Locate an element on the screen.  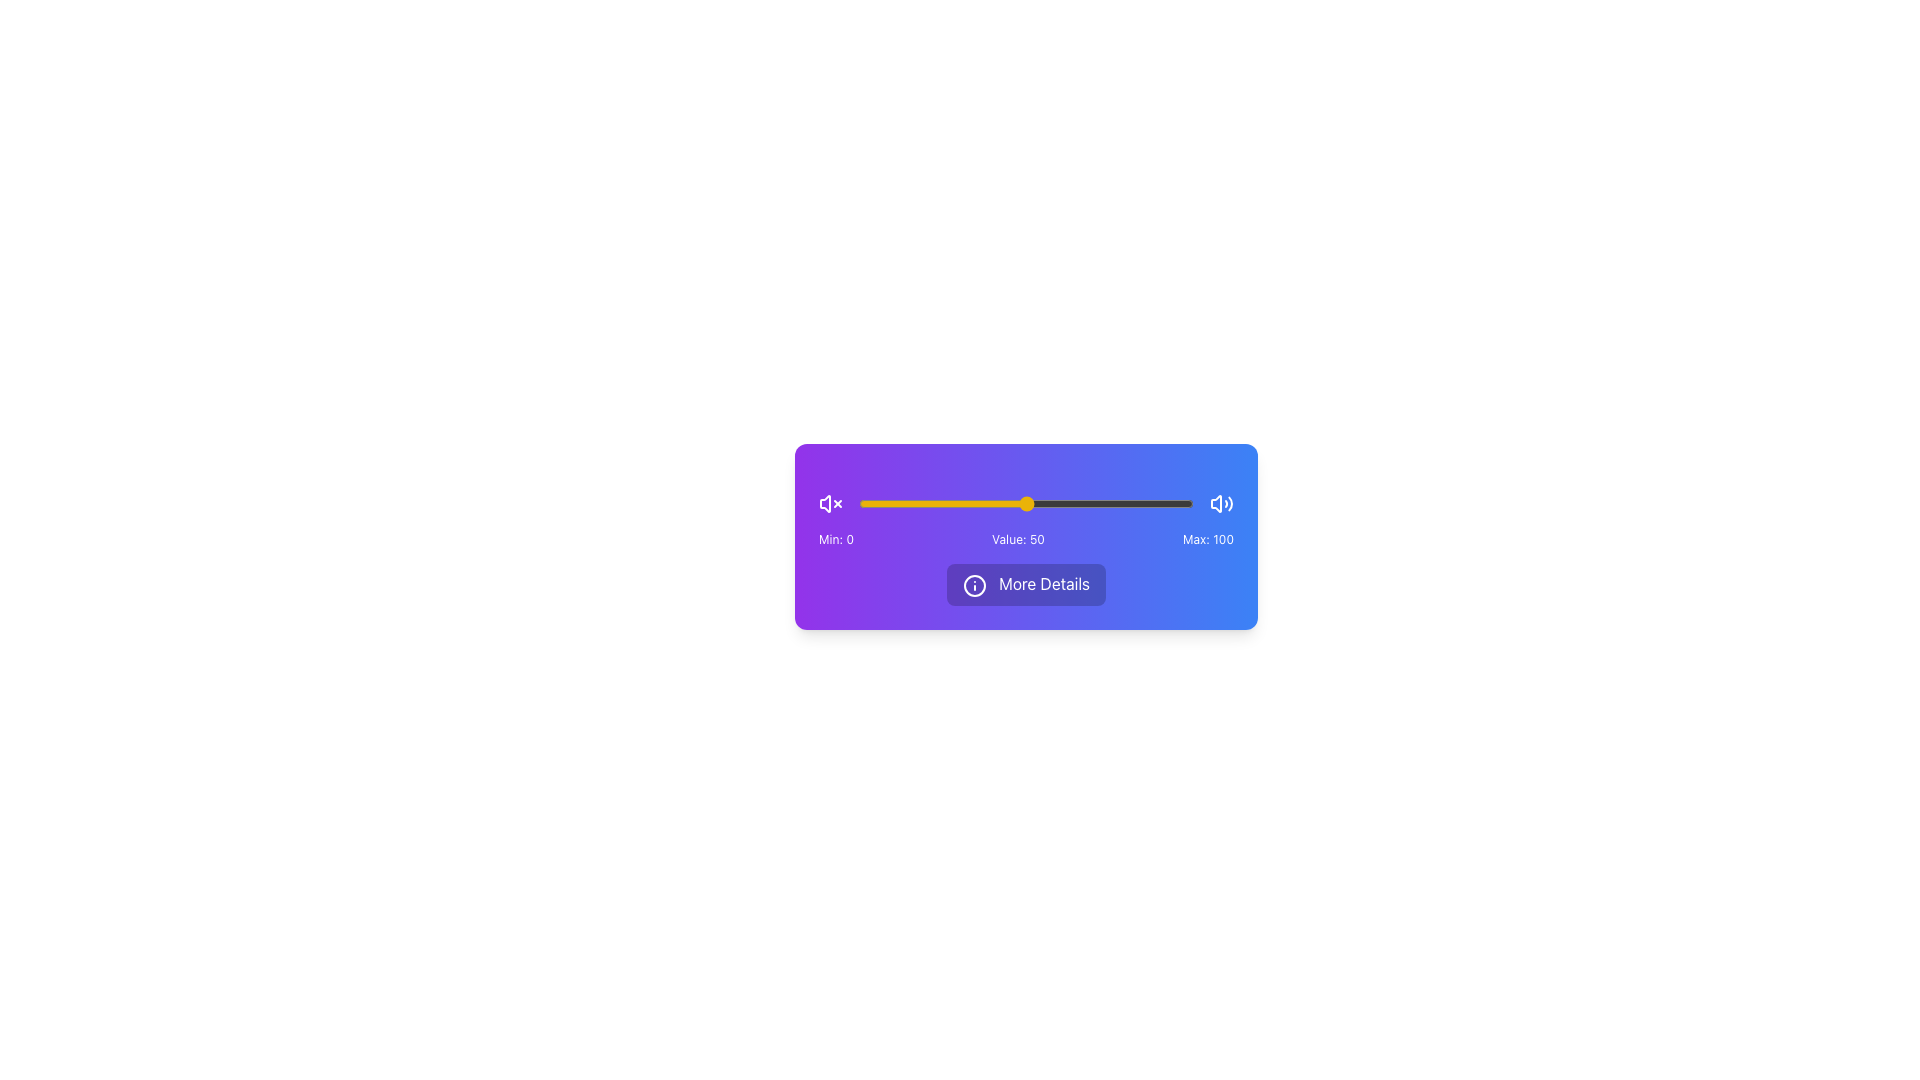
the volume is located at coordinates (925, 503).